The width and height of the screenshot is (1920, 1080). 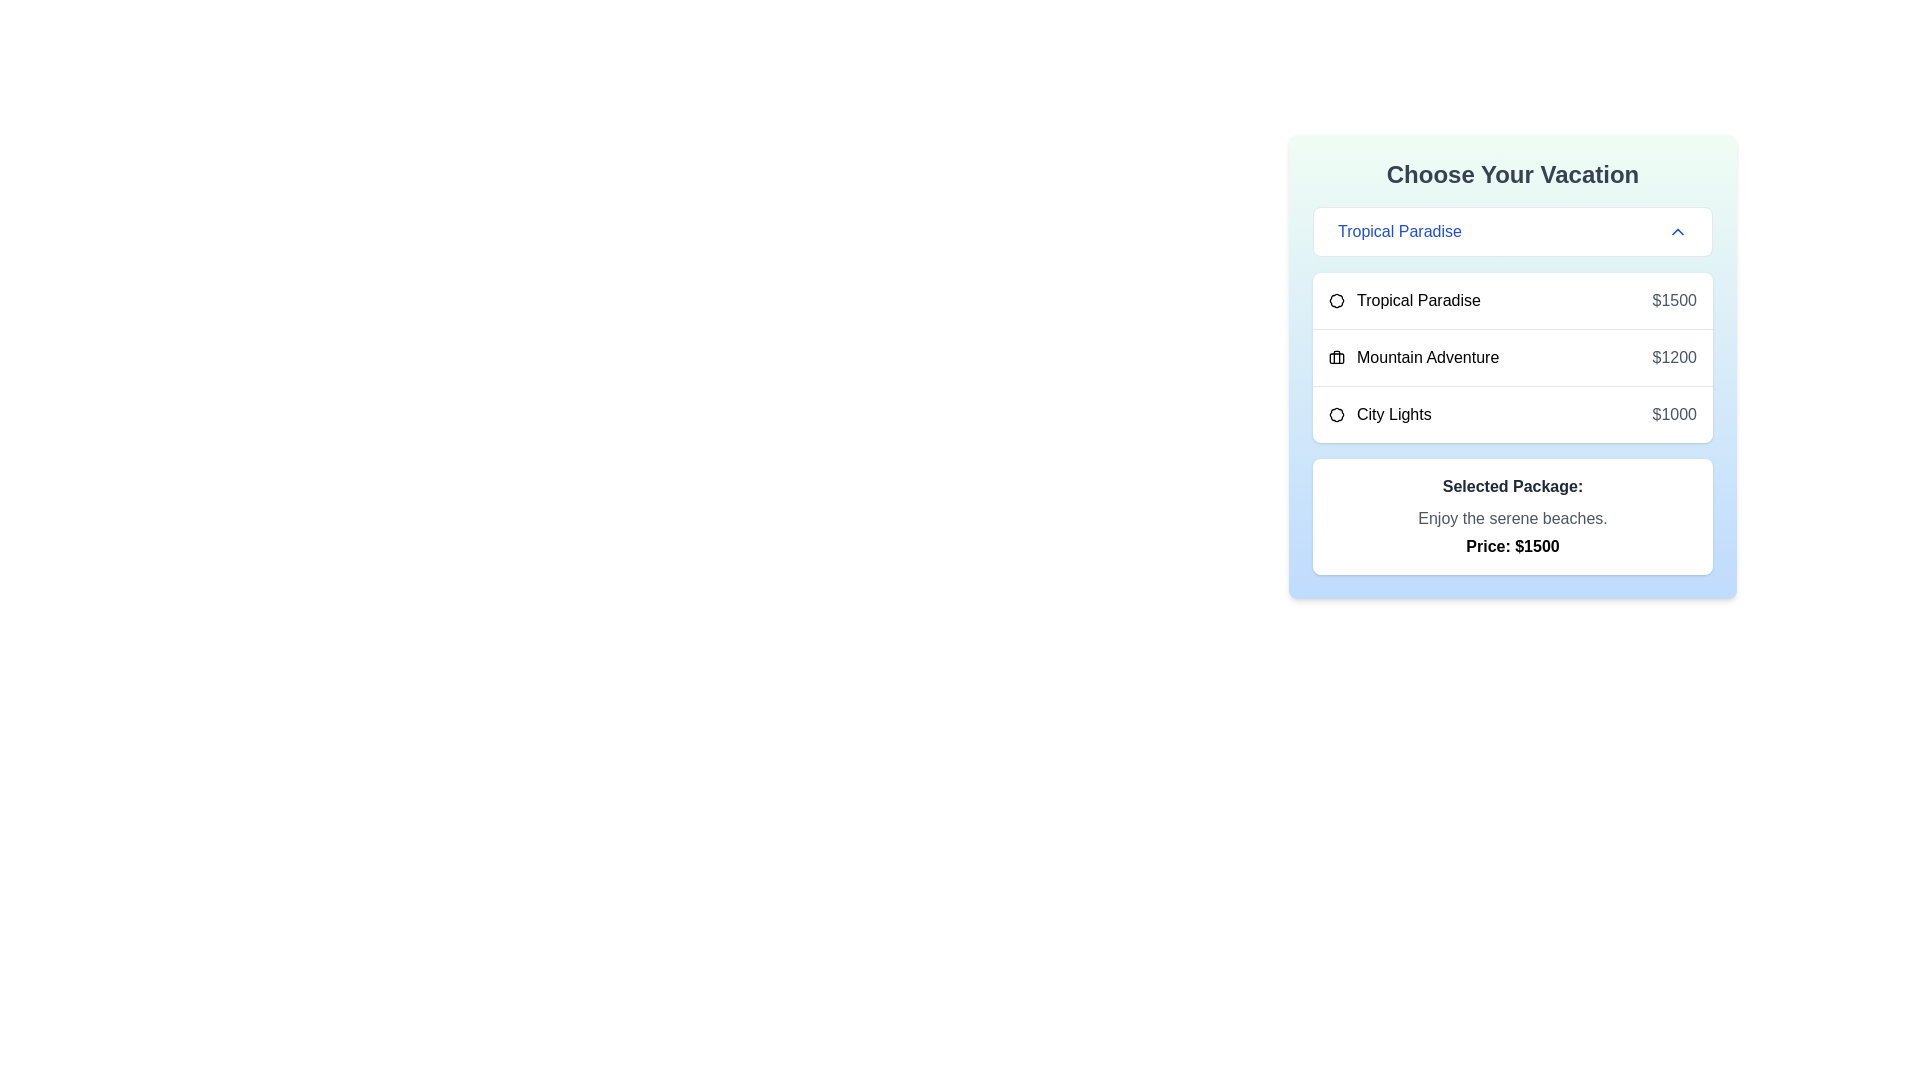 What do you see at coordinates (1512, 230) in the screenshot?
I see `the Dropdown button labeled 'Tropical Paradise'` at bounding box center [1512, 230].